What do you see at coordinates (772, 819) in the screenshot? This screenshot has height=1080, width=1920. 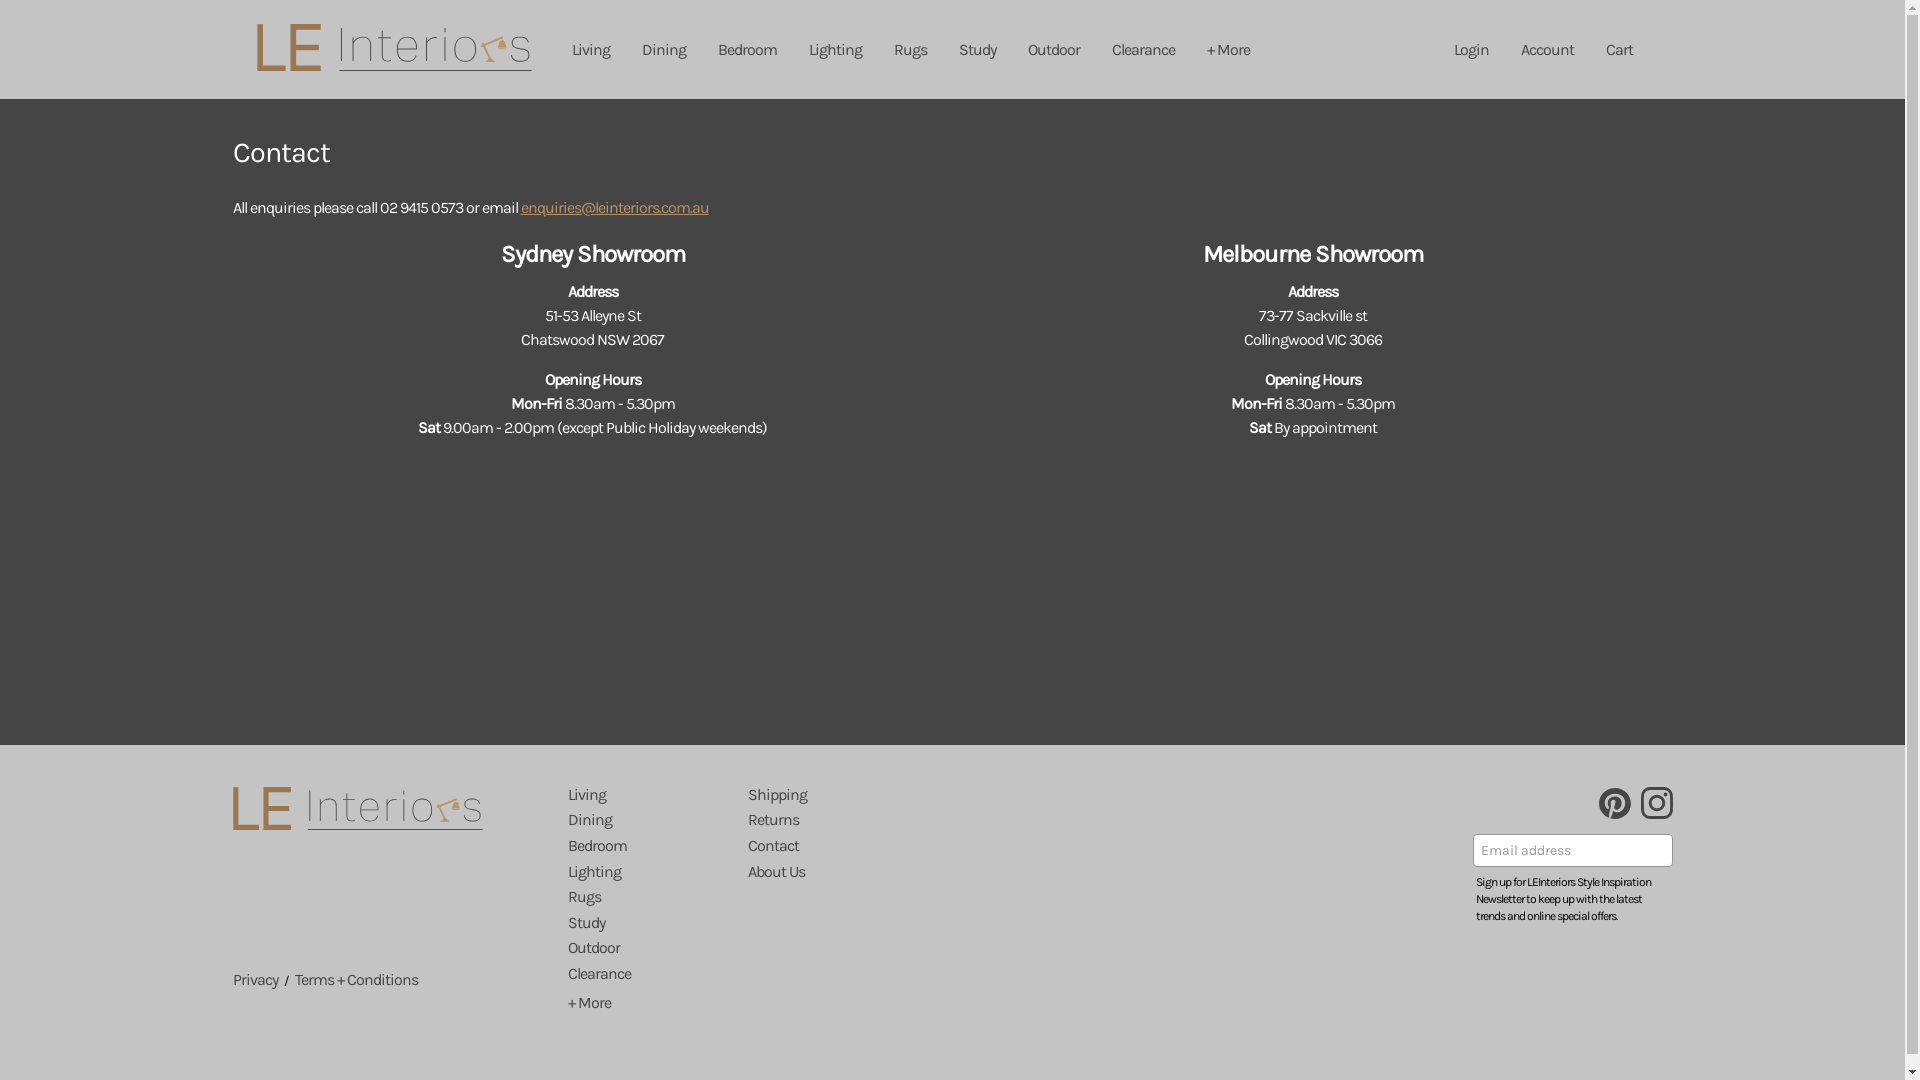 I see `'Returns'` at bounding box center [772, 819].